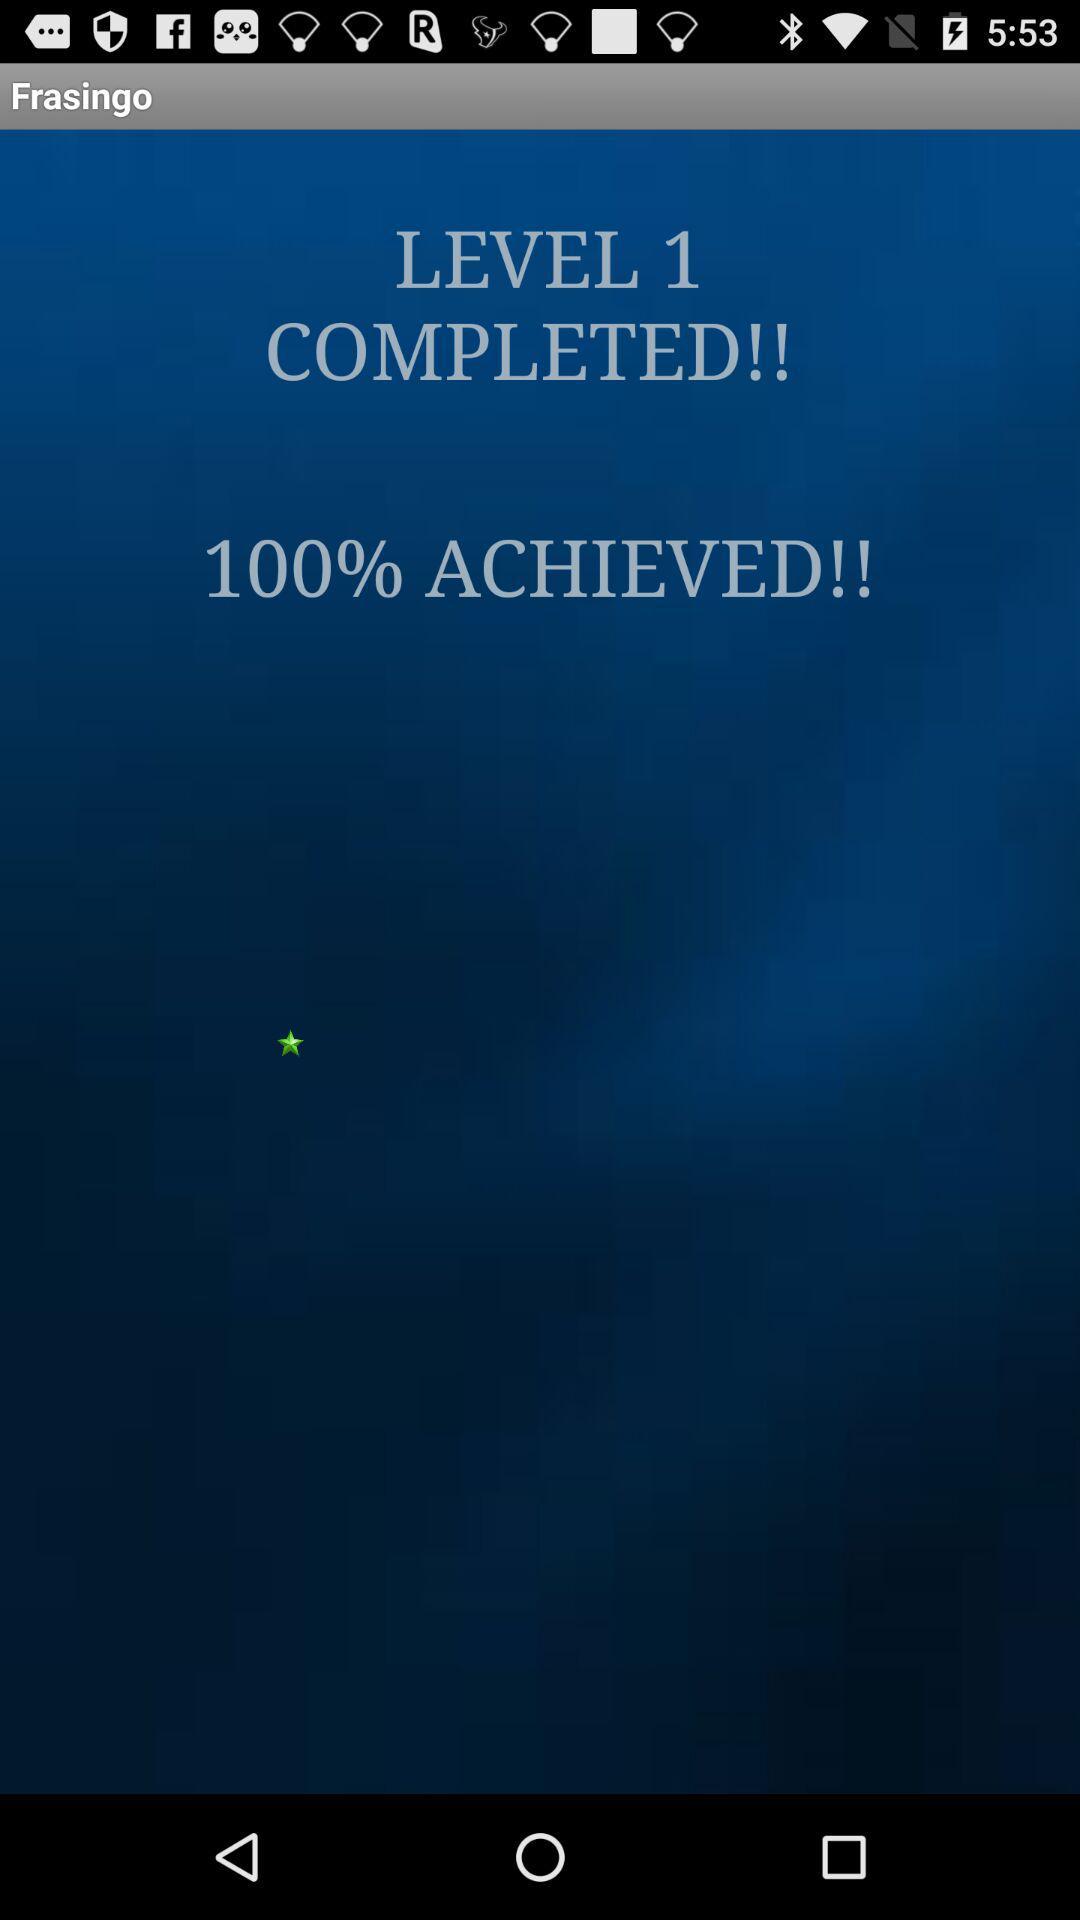 This screenshot has width=1080, height=1920. Describe the element at coordinates (538, 301) in the screenshot. I see `icon above the  100% achieved!!  icon` at that location.